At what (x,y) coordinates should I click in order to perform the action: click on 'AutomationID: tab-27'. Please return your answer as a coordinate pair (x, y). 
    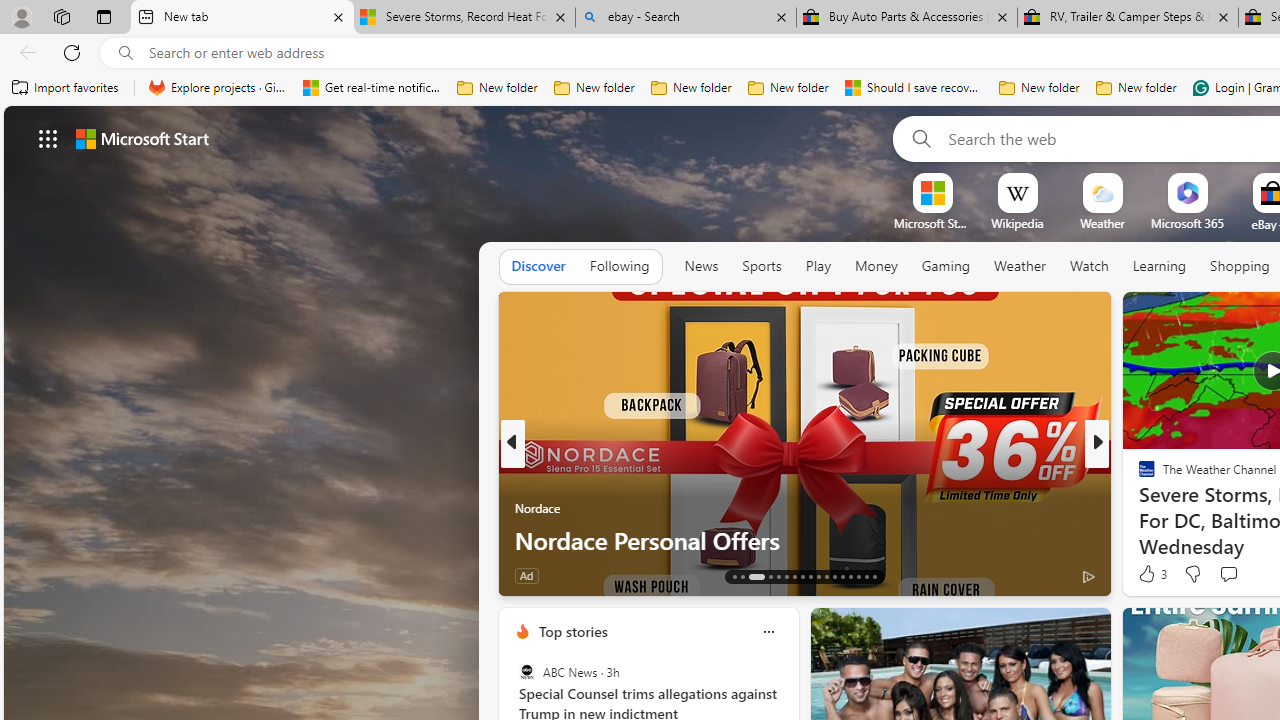
    Looking at the image, I should click on (858, 577).